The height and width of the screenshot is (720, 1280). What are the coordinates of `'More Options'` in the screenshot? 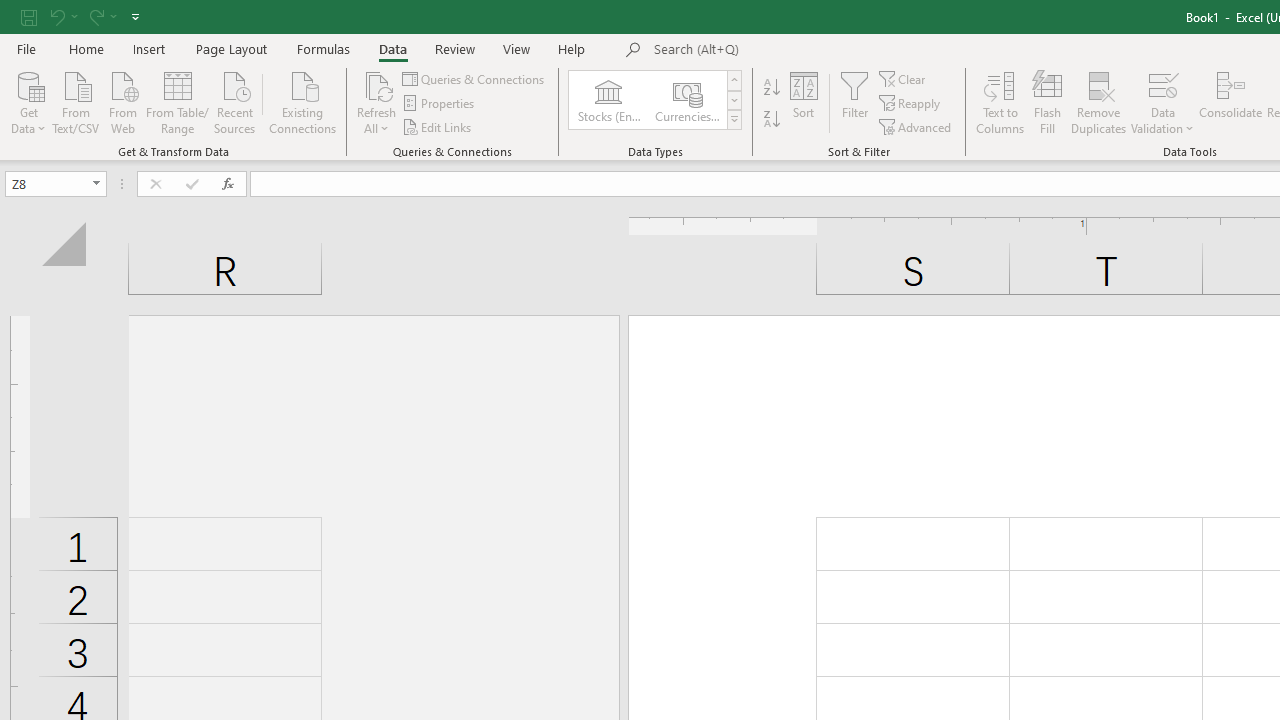 It's located at (1162, 121).